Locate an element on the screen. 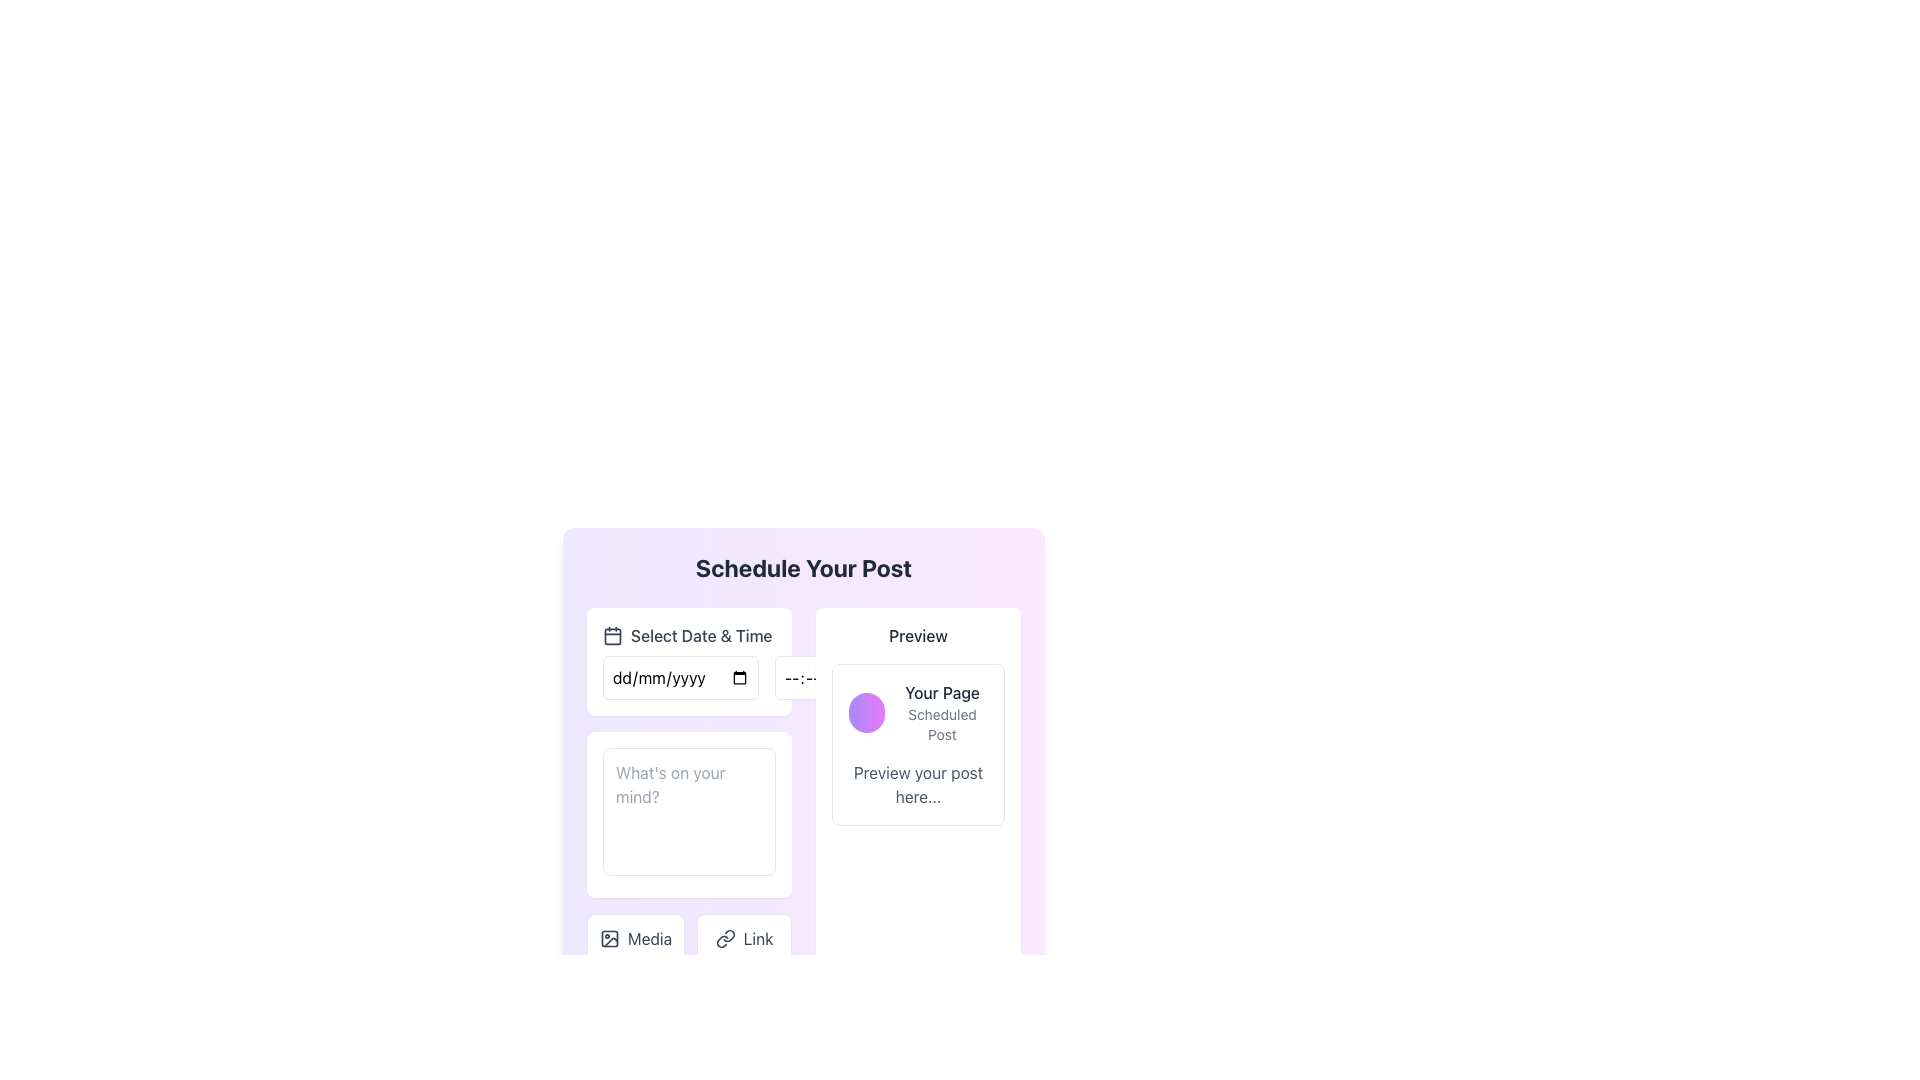  the calendar icon on the Combined component with a date input field and a button for date selection is located at coordinates (689, 677).